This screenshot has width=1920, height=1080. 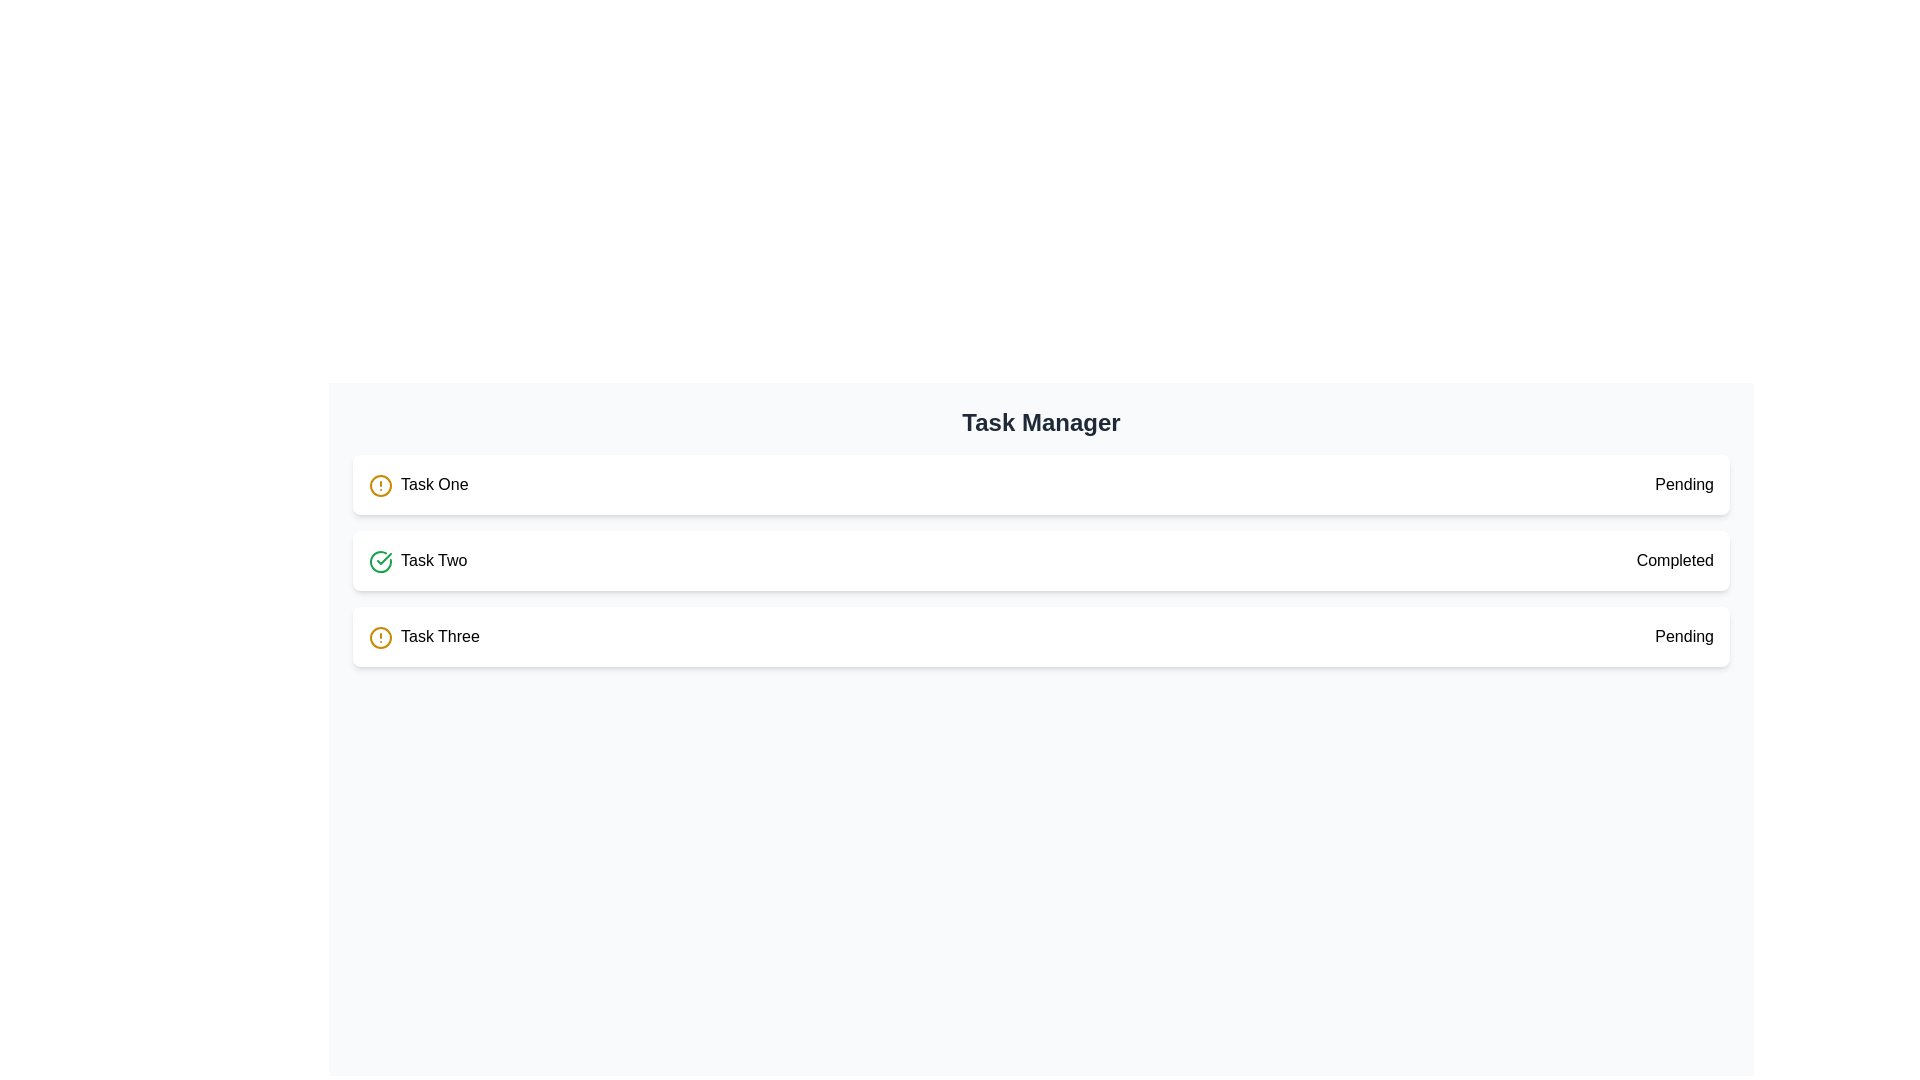 I want to click on the 'Task Two' text label, so click(x=417, y=560).